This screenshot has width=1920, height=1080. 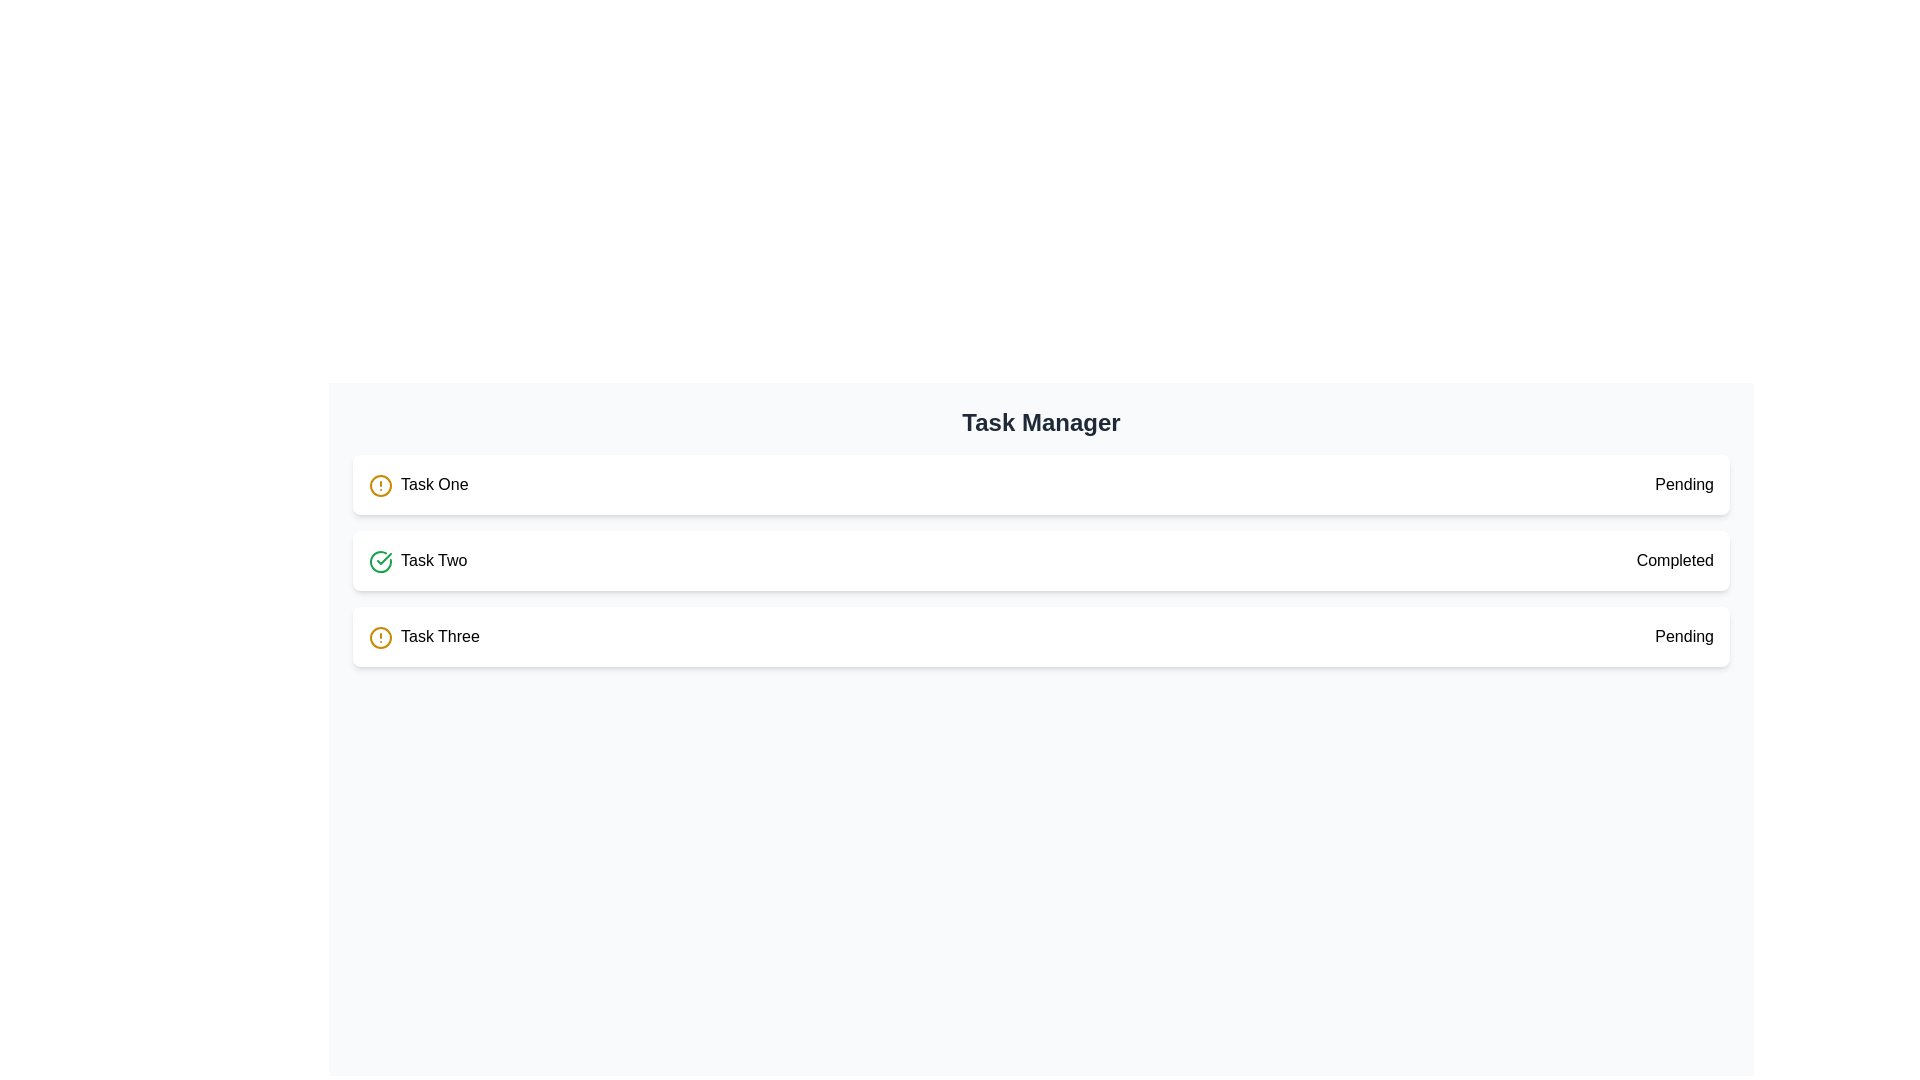 I want to click on the 'Task Two' text label, so click(x=417, y=560).